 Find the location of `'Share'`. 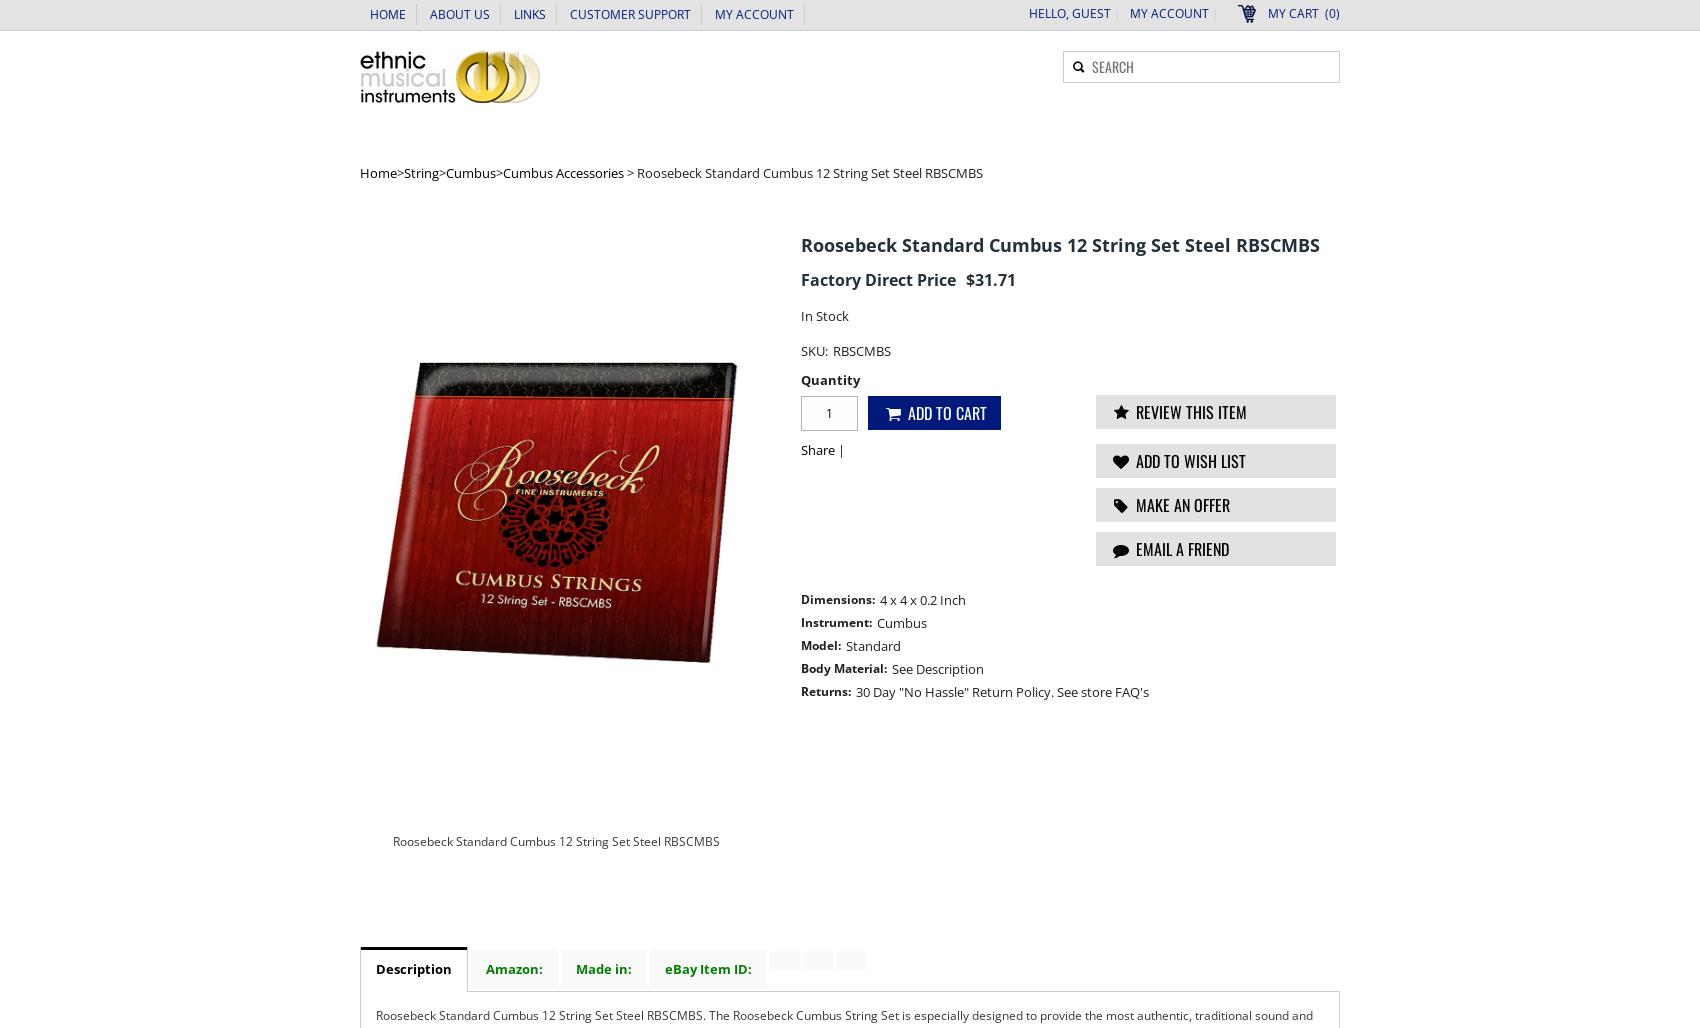

'Share' is located at coordinates (817, 449).